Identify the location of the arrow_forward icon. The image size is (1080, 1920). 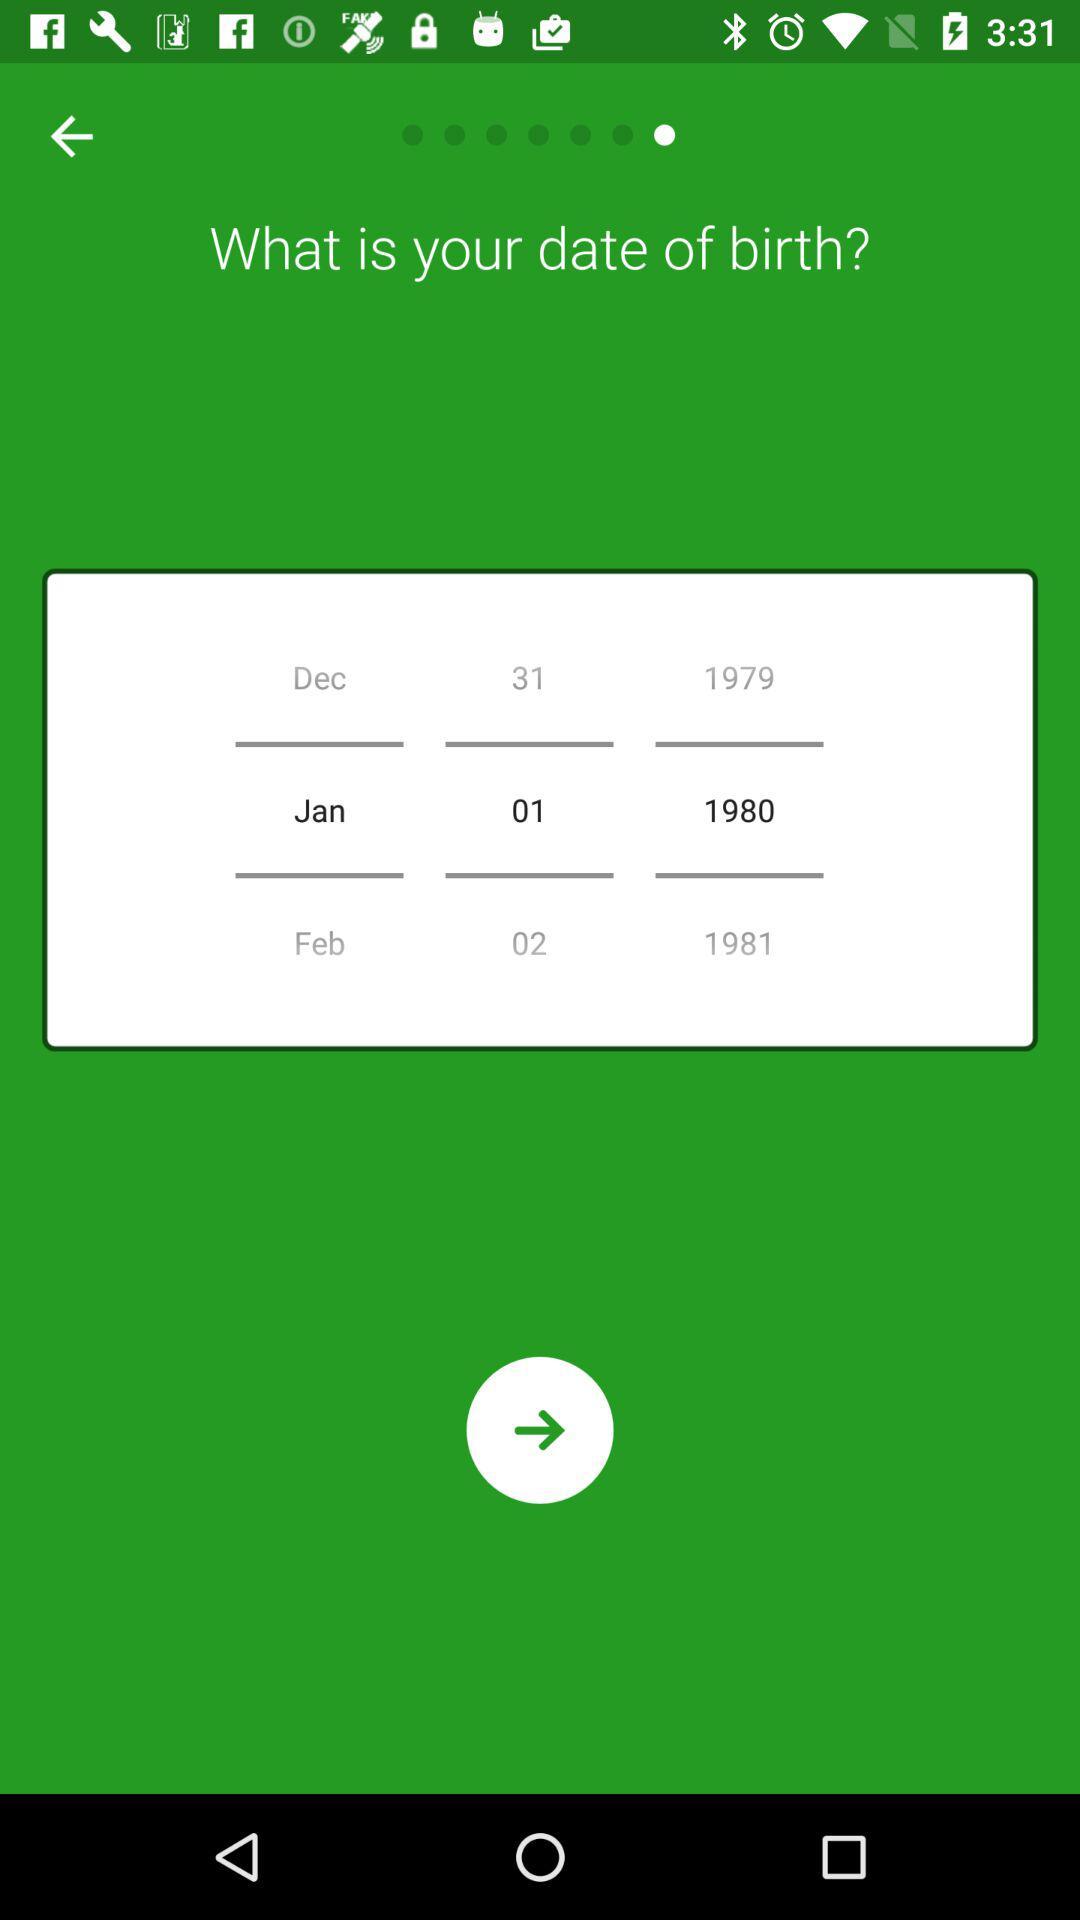
(540, 1429).